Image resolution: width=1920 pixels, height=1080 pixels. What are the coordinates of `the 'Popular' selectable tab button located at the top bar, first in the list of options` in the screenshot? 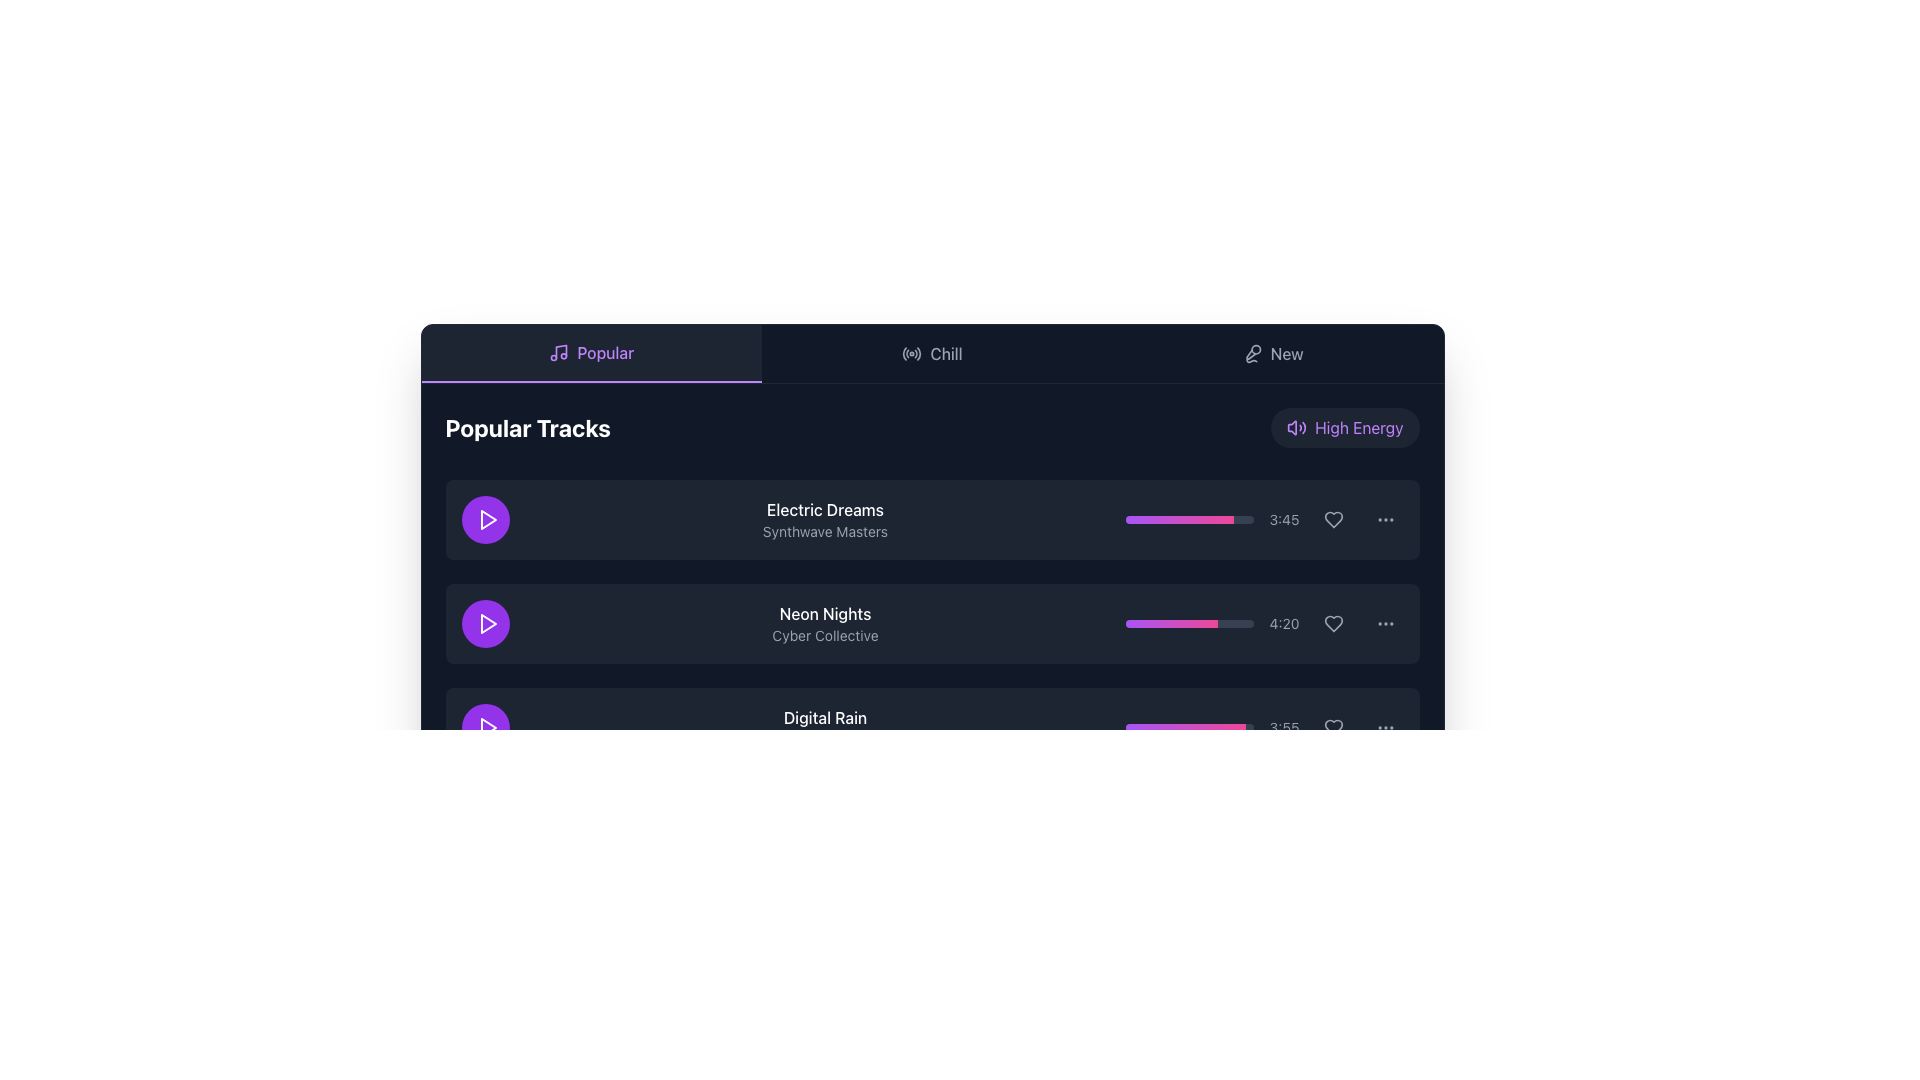 It's located at (590, 353).